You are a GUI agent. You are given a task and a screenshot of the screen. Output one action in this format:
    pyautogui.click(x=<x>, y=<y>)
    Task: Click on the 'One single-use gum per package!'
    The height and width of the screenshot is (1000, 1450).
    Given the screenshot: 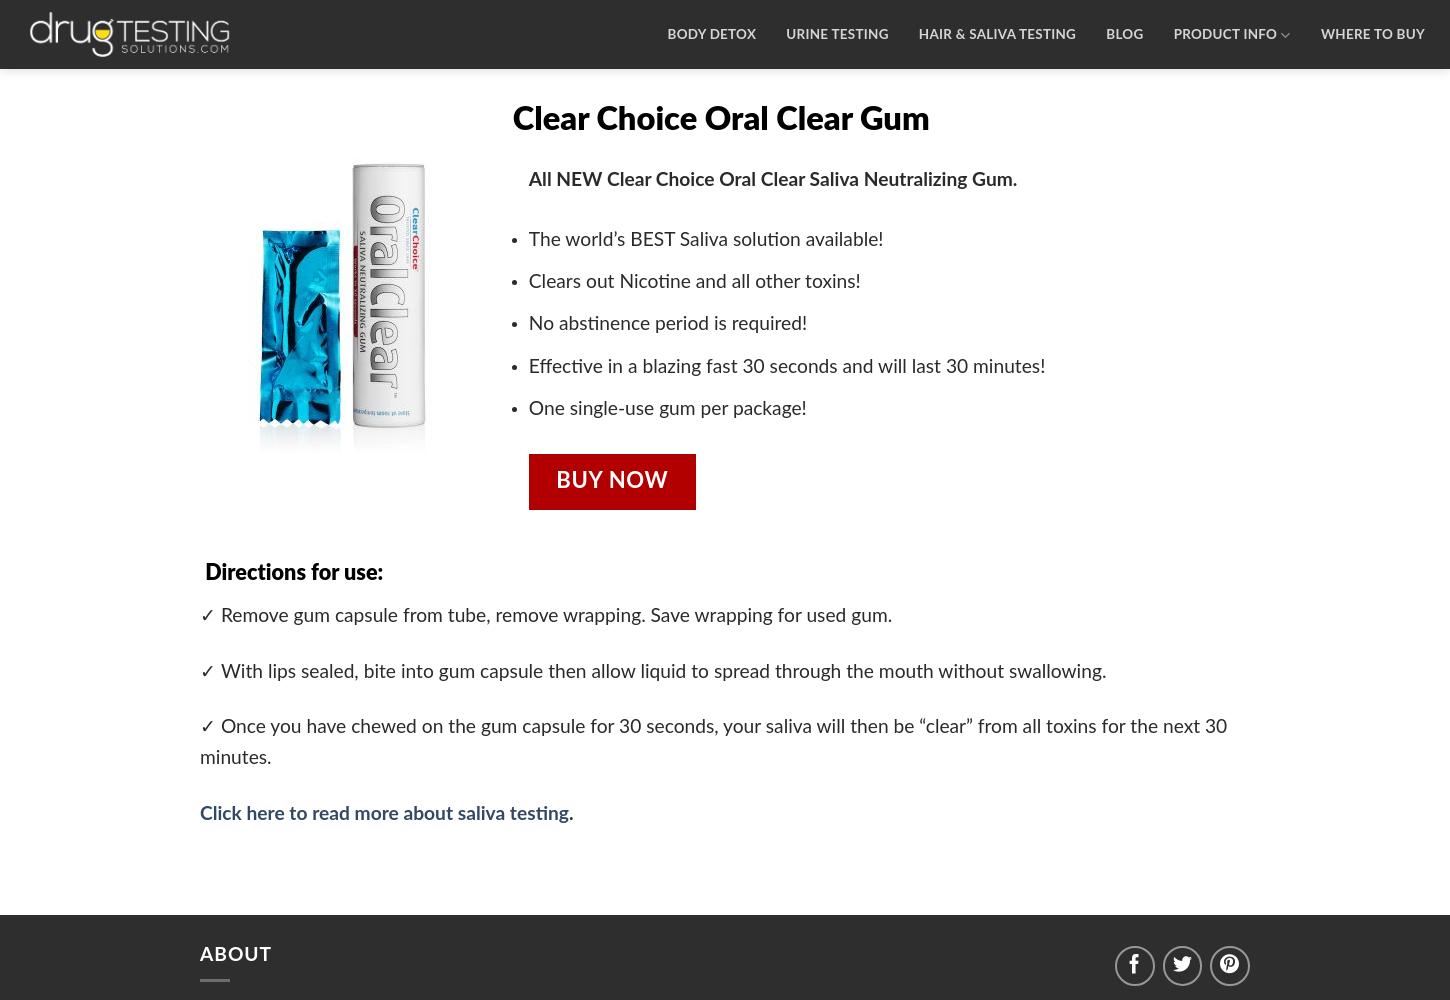 What is the action you would take?
    pyautogui.click(x=666, y=408)
    